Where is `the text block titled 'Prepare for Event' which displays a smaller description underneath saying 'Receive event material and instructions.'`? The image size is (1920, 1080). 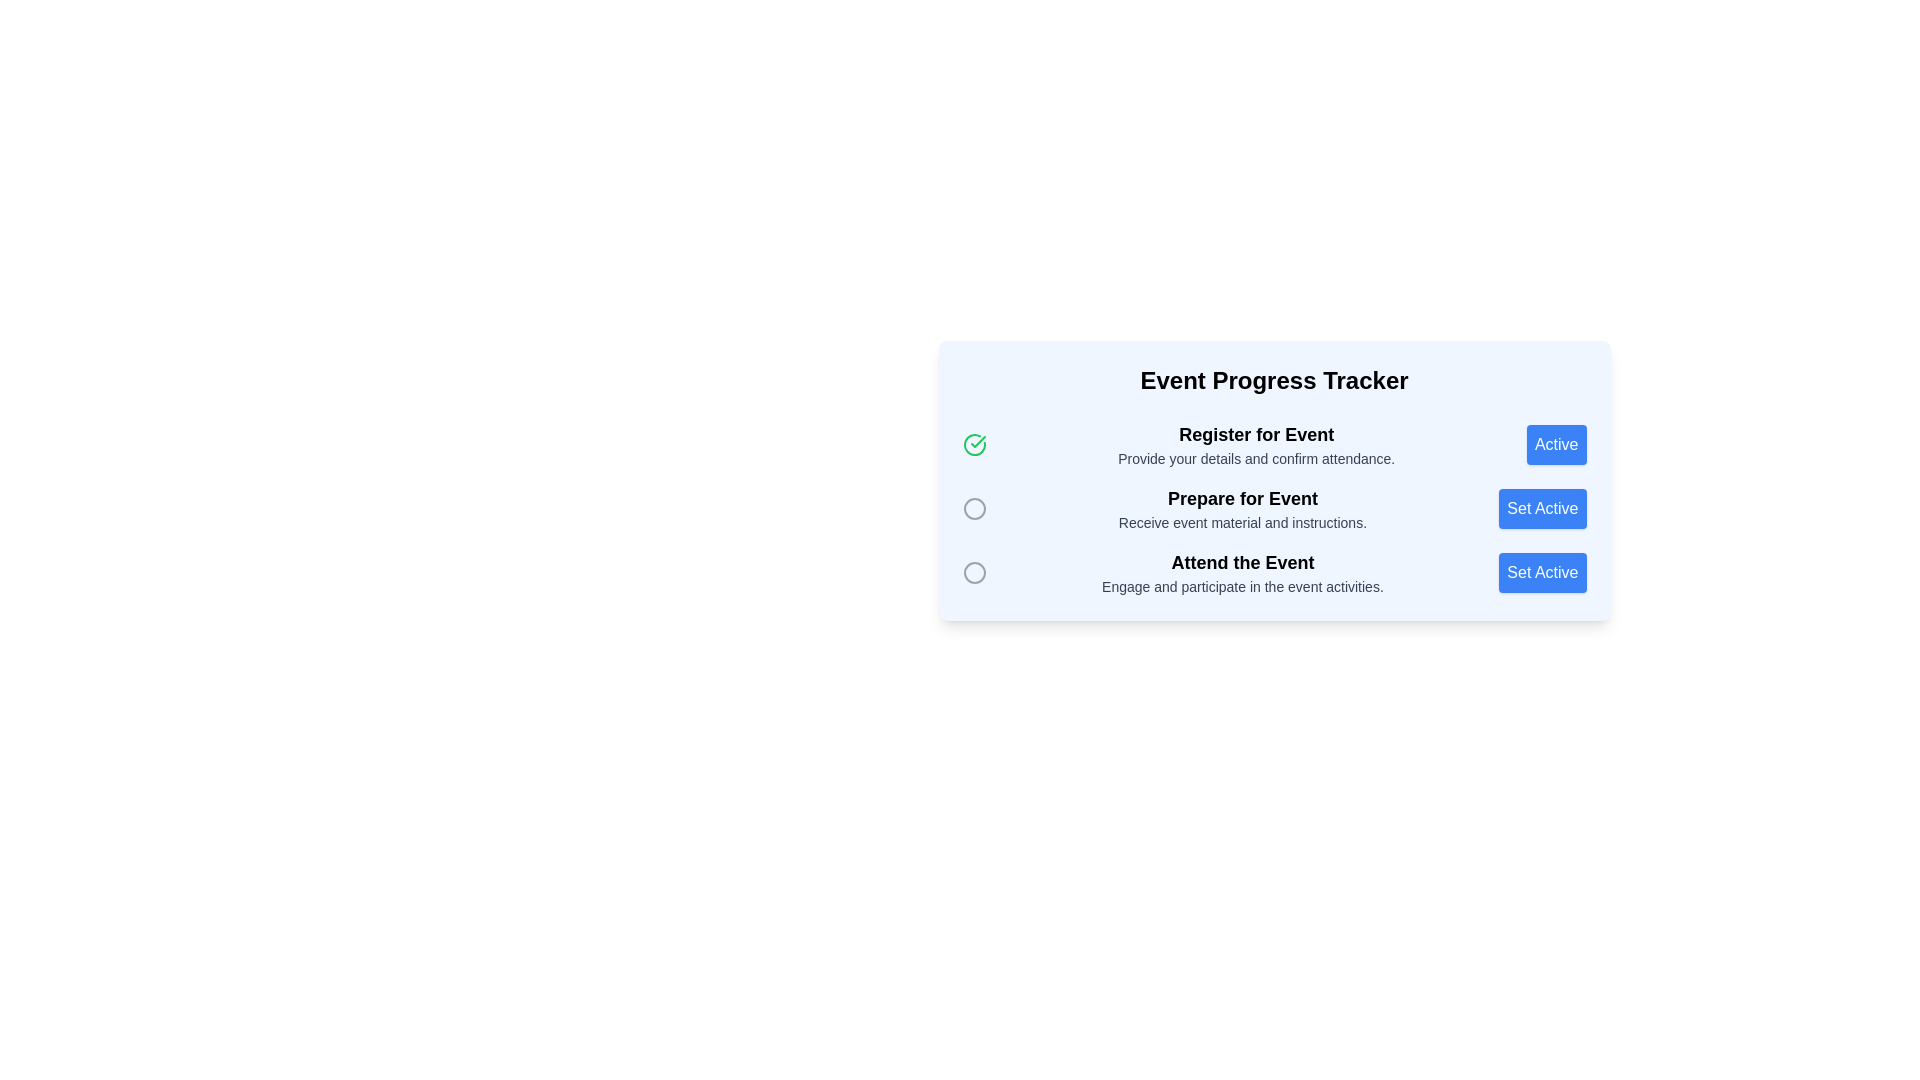 the text block titled 'Prepare for Event' which displays a smaller description underneath saying 'Receive event material and instructions.' is located at coordinates (1242, 508).